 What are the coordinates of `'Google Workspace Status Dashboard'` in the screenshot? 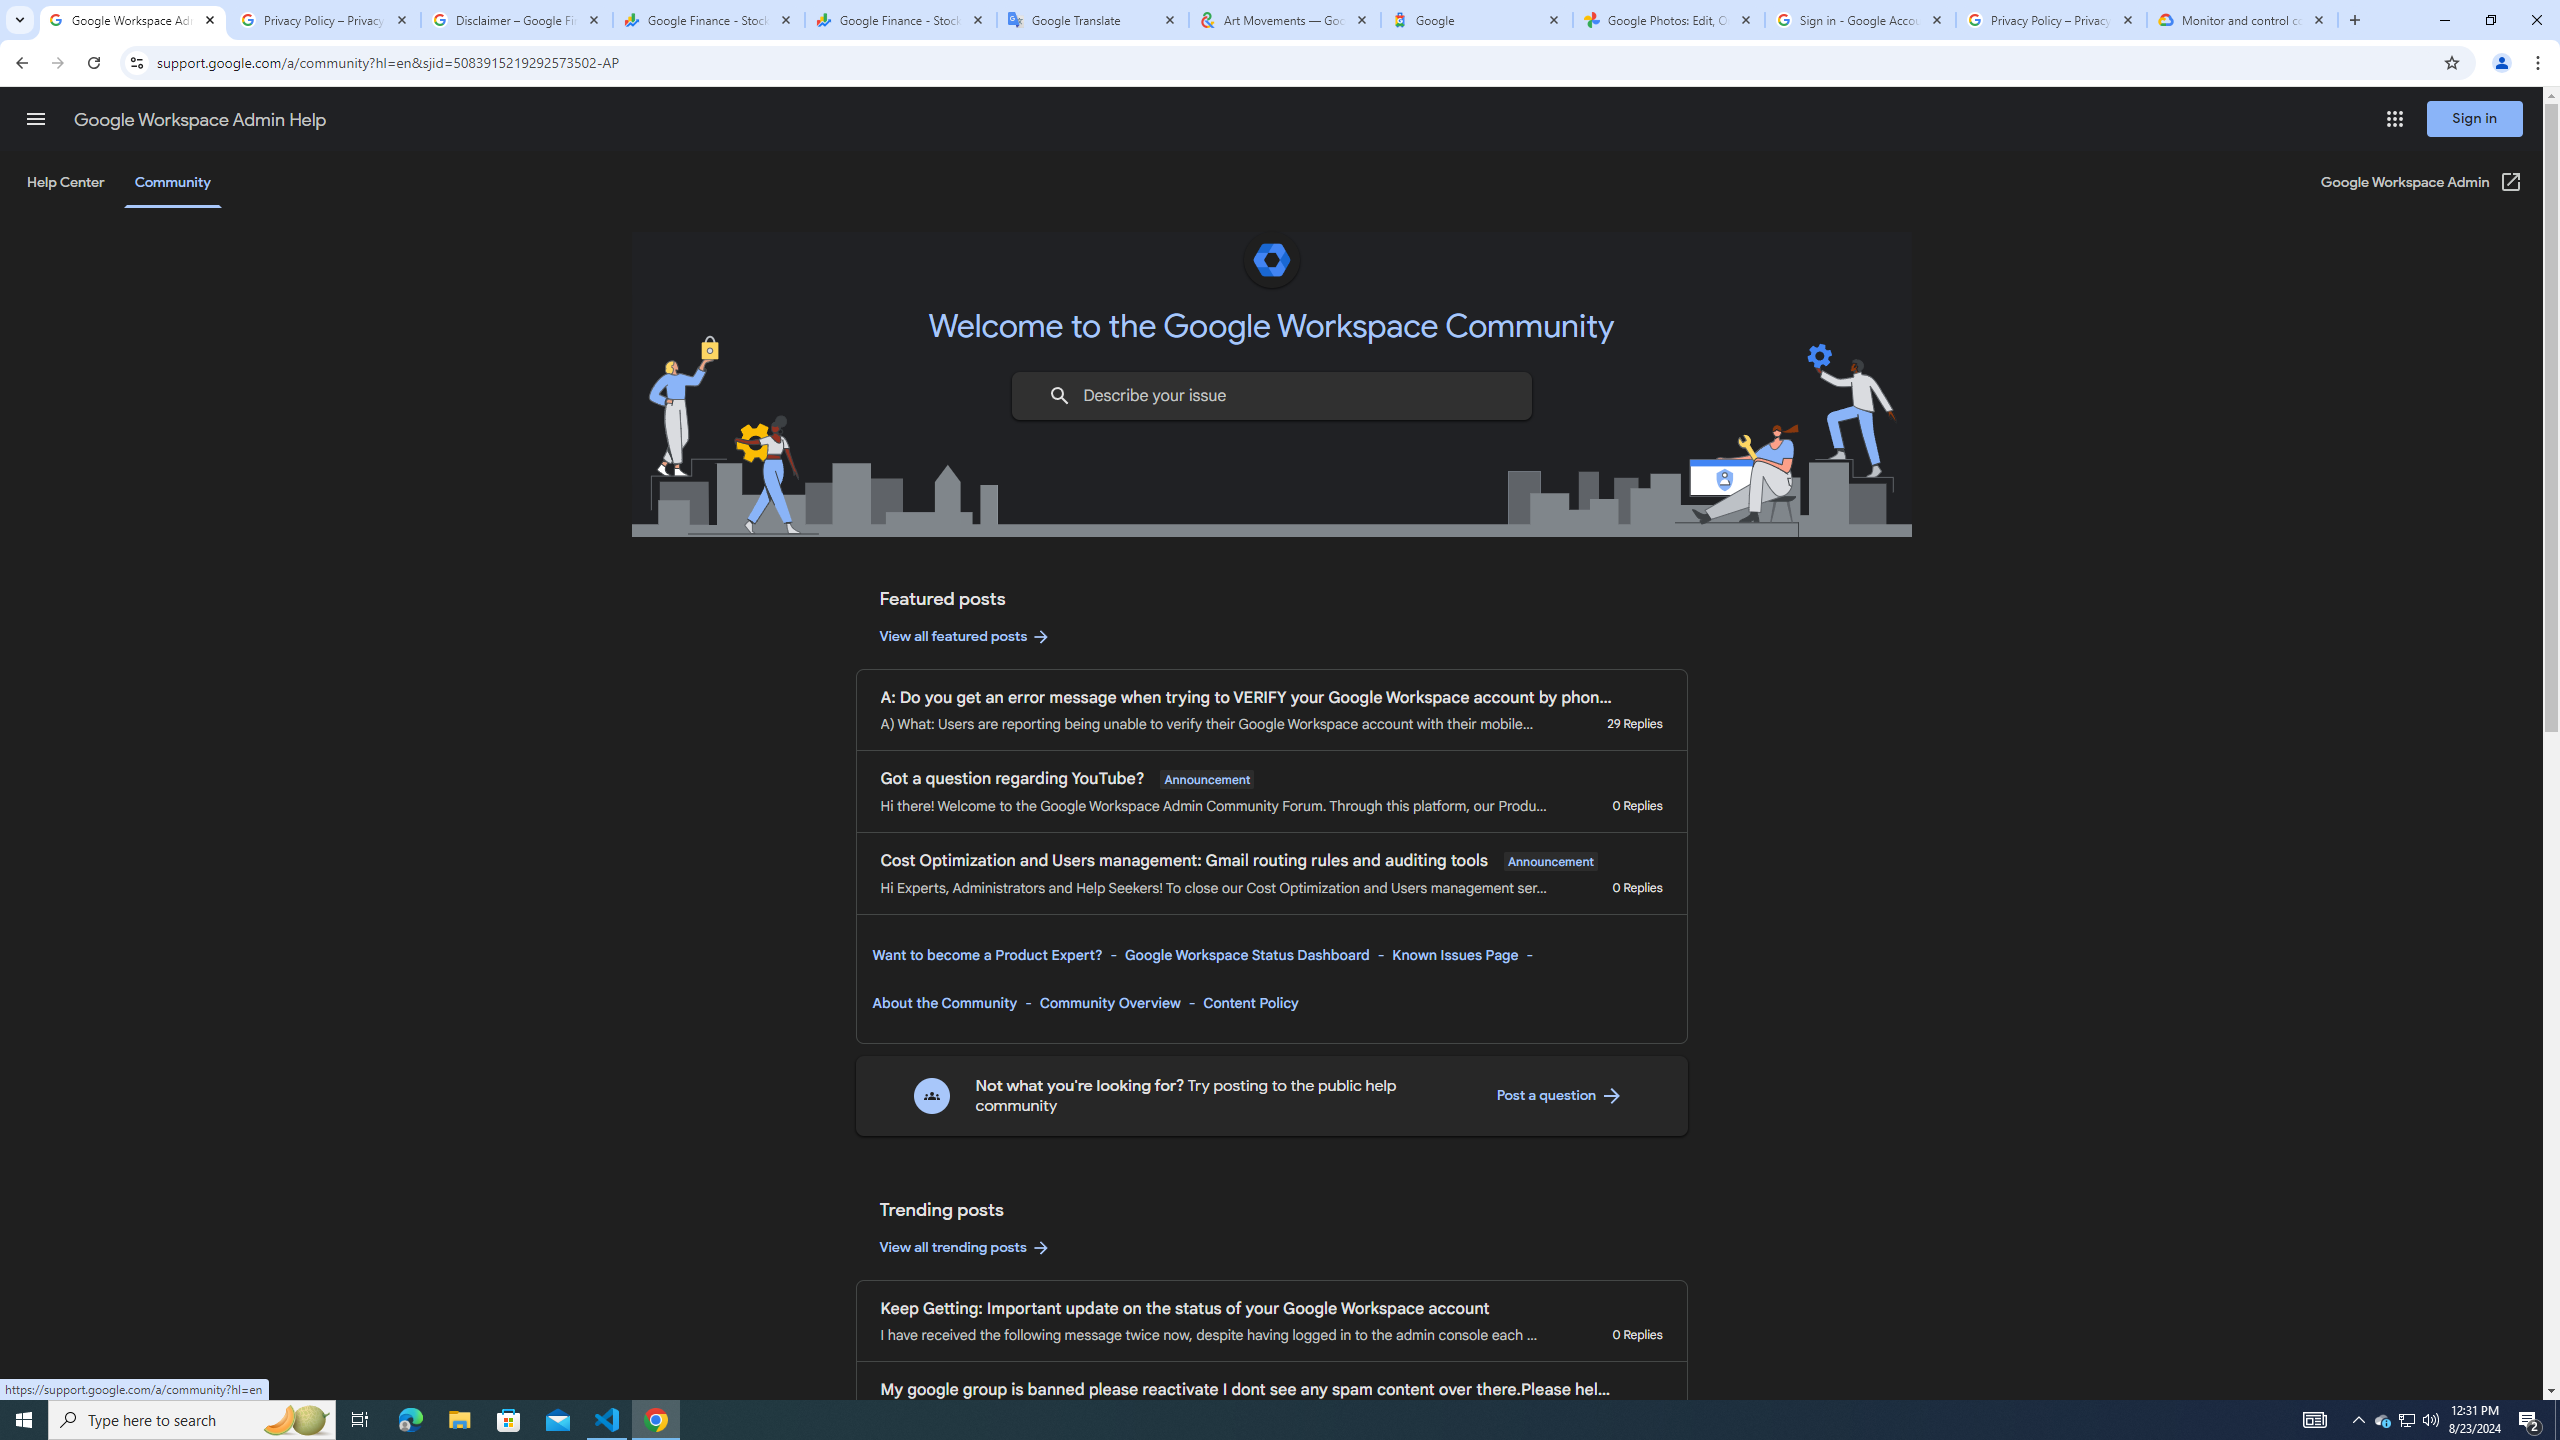 It's located at (1246, 953).